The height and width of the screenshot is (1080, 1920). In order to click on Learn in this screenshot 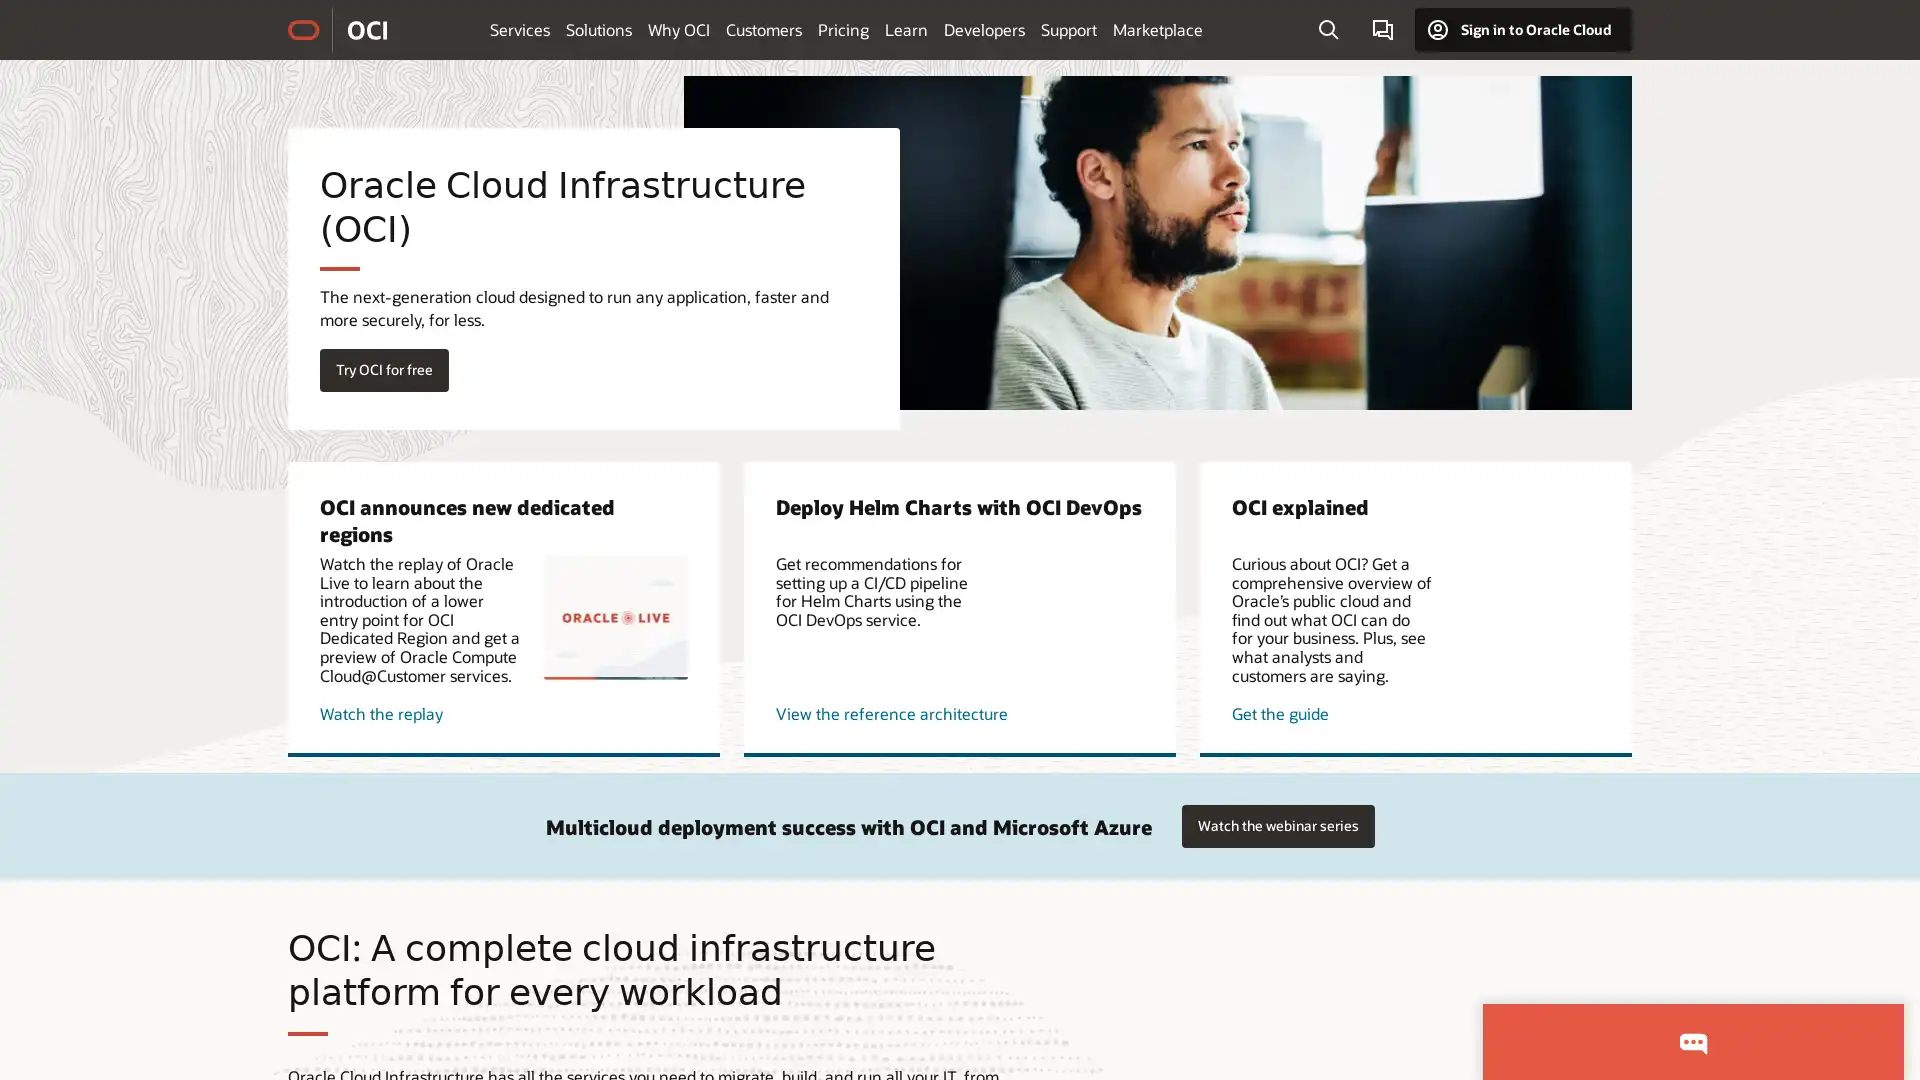, I will do `click(905, 29)`.